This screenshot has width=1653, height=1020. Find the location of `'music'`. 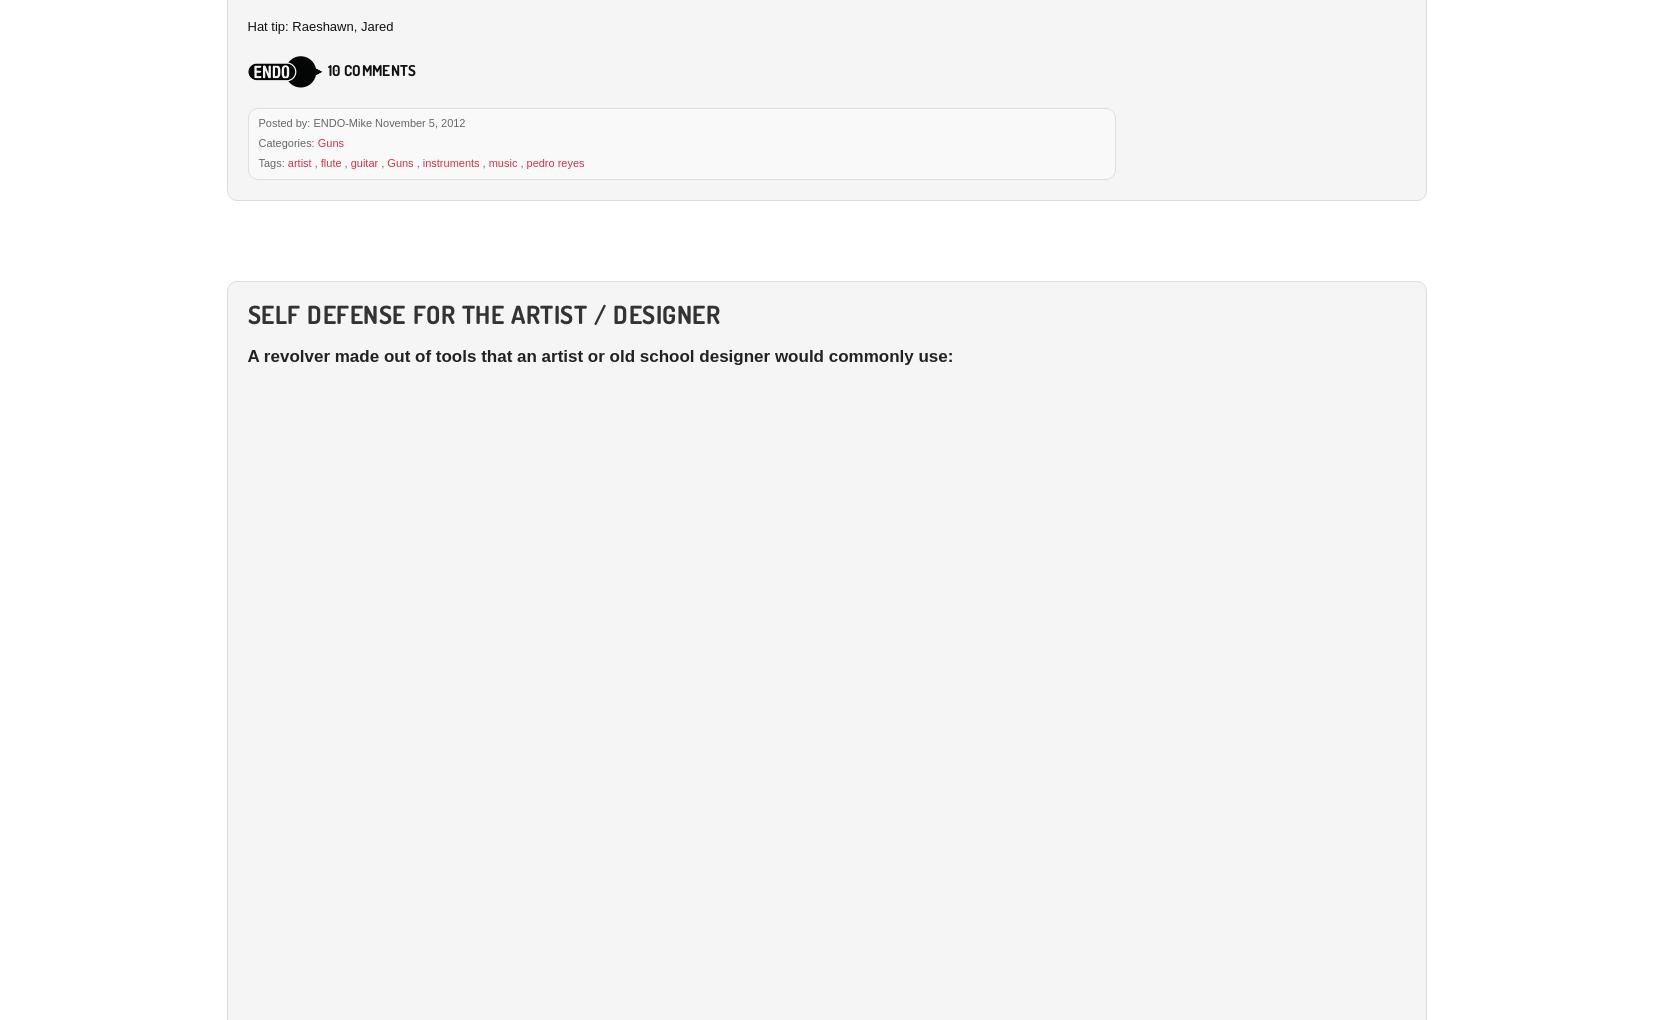

'music' is located at coordinates (501, 161).